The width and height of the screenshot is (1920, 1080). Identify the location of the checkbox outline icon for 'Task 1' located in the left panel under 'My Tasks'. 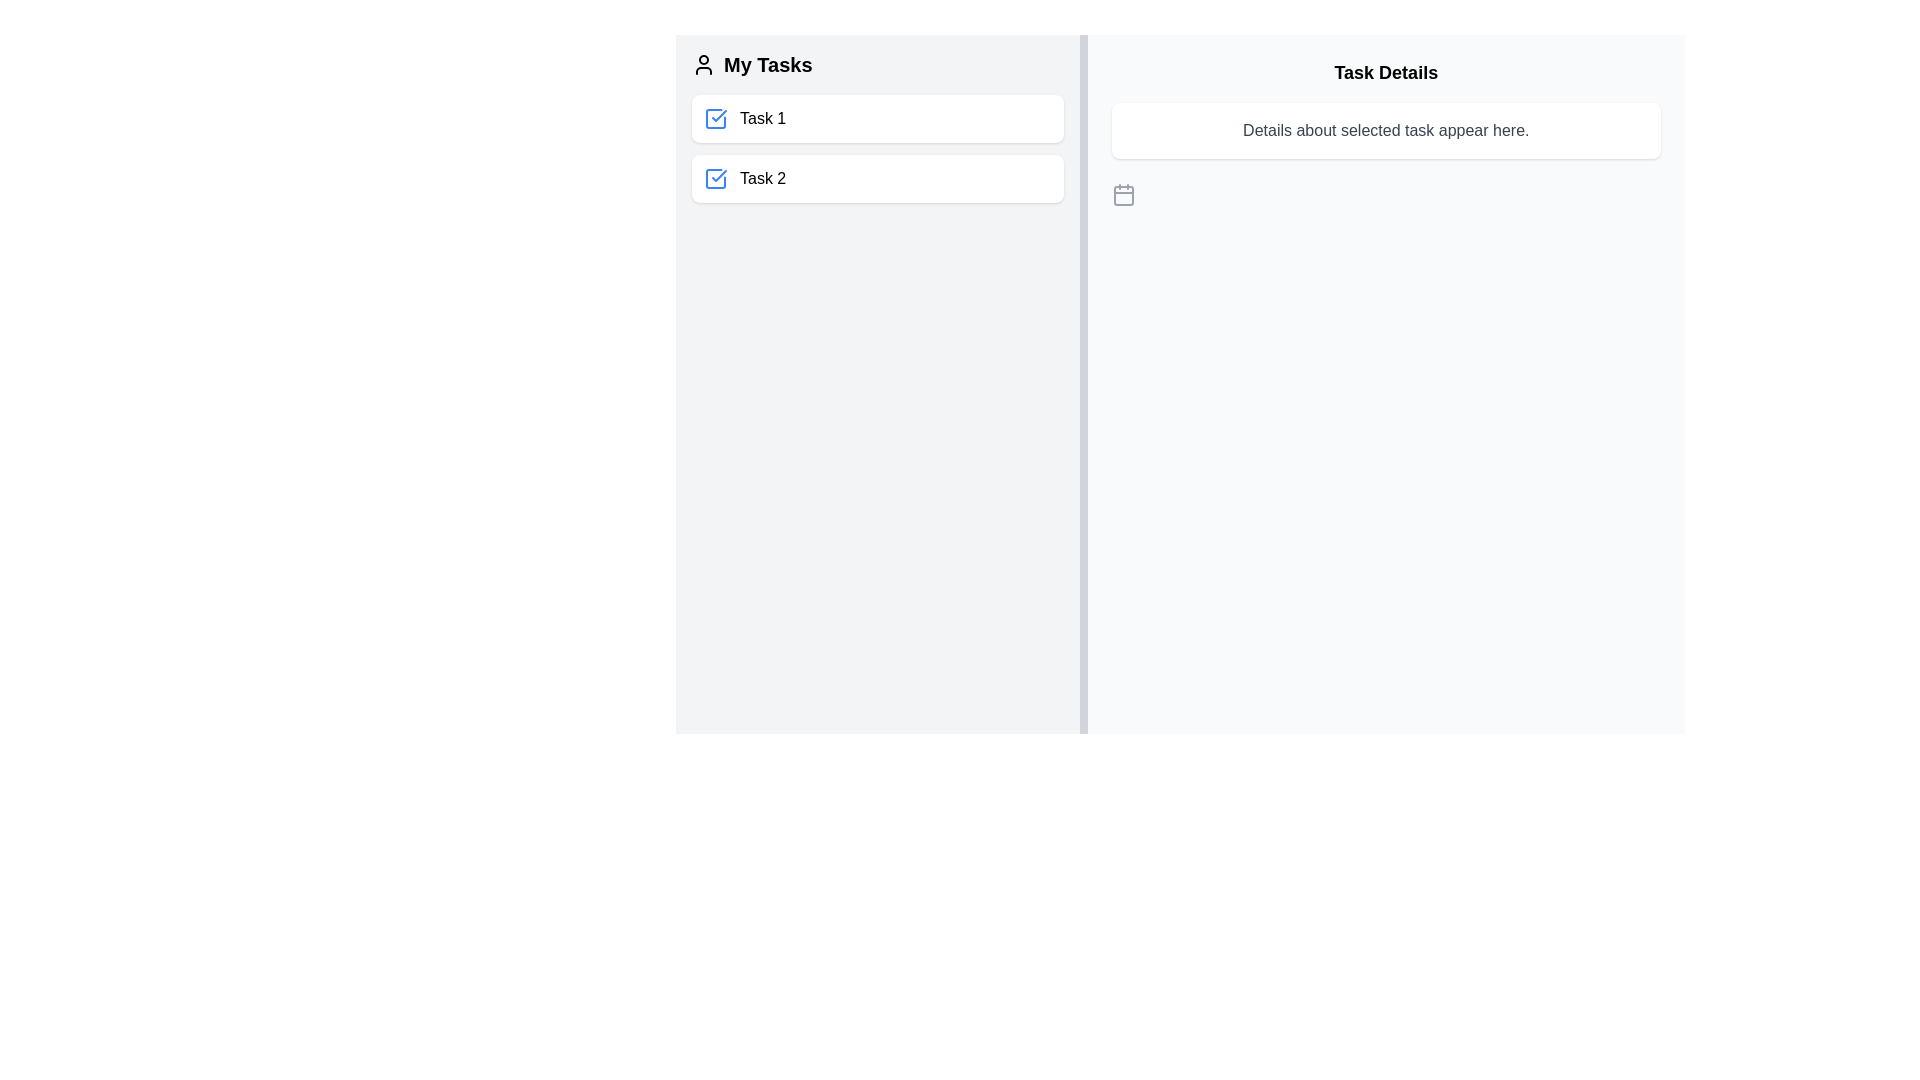
(715, 119).